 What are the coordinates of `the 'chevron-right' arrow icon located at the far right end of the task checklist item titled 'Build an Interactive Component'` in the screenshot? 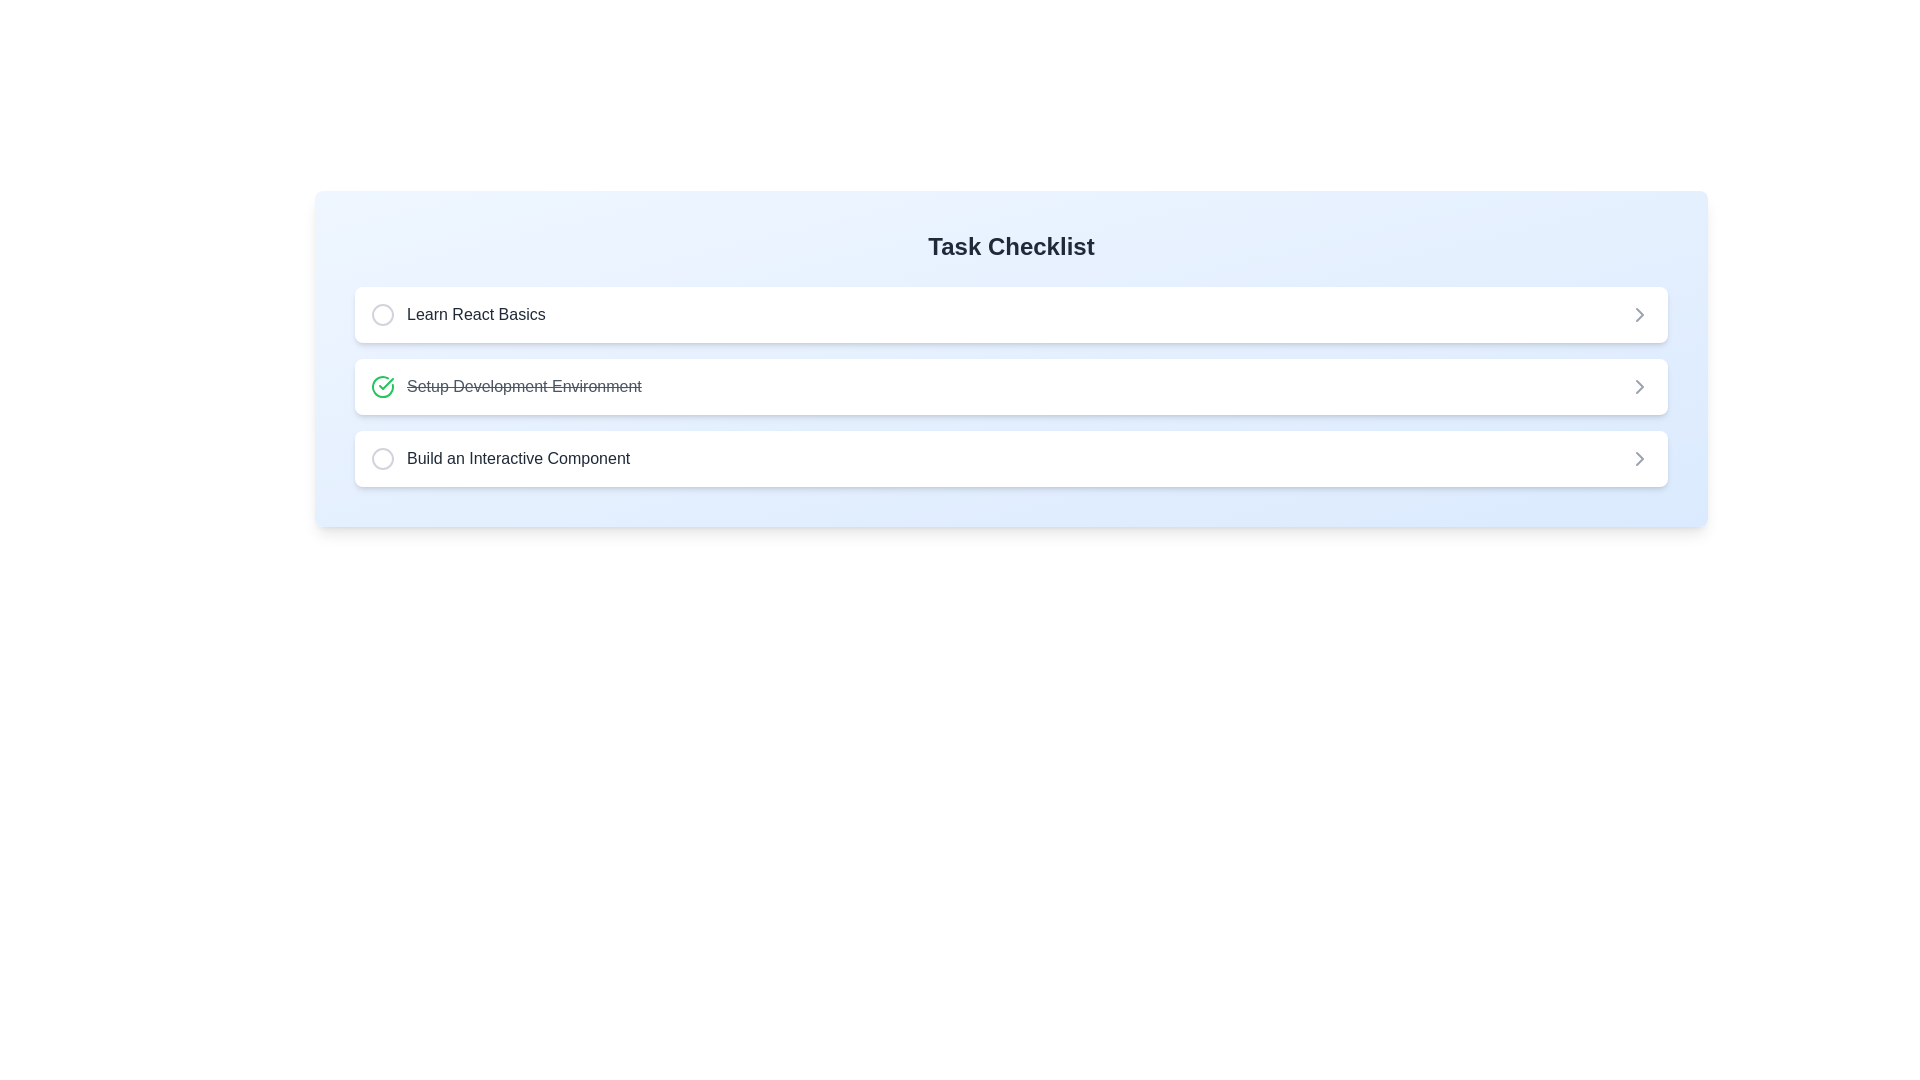 It's located at (1640, 459).